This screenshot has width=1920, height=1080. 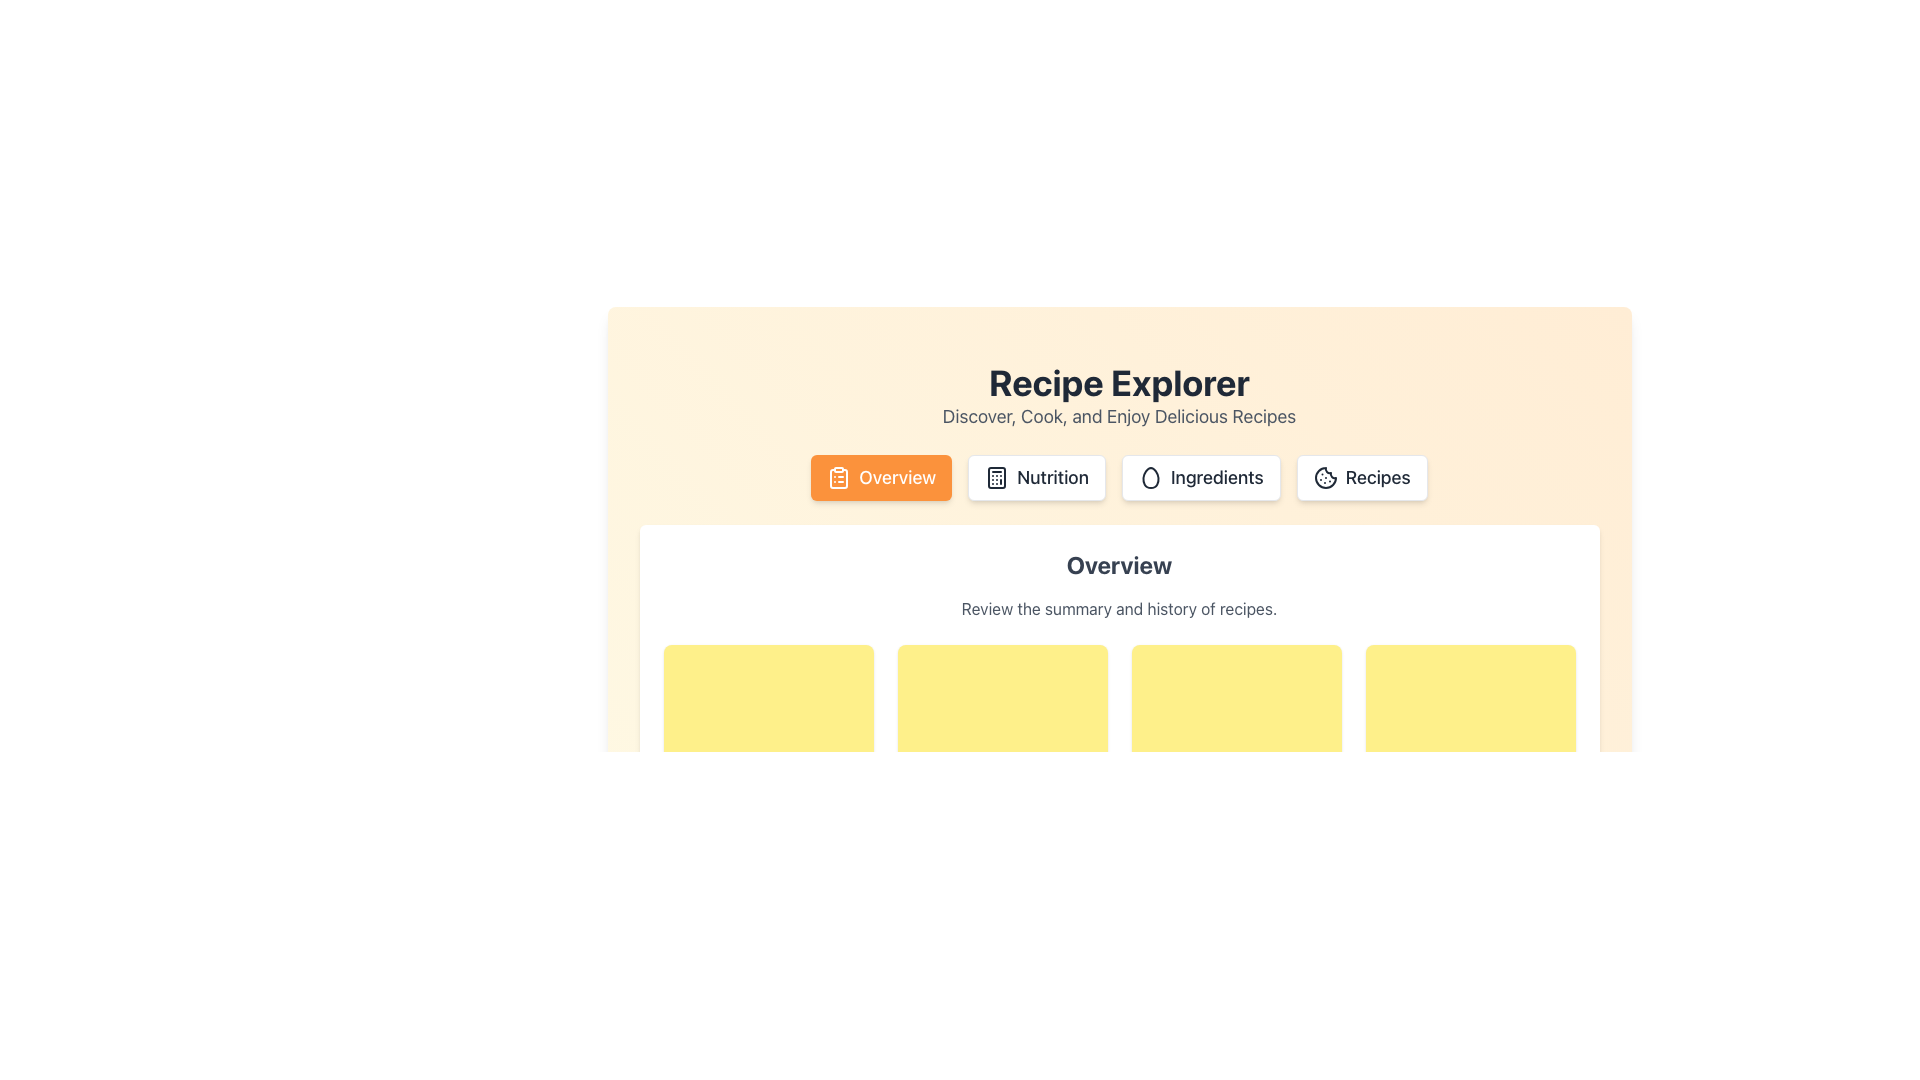 I want to click on the square-shaped ornamental component with a yellow background and rounded corners, located in the first row, second column of a 4-column grid layout, so click(x=1002, y=749).